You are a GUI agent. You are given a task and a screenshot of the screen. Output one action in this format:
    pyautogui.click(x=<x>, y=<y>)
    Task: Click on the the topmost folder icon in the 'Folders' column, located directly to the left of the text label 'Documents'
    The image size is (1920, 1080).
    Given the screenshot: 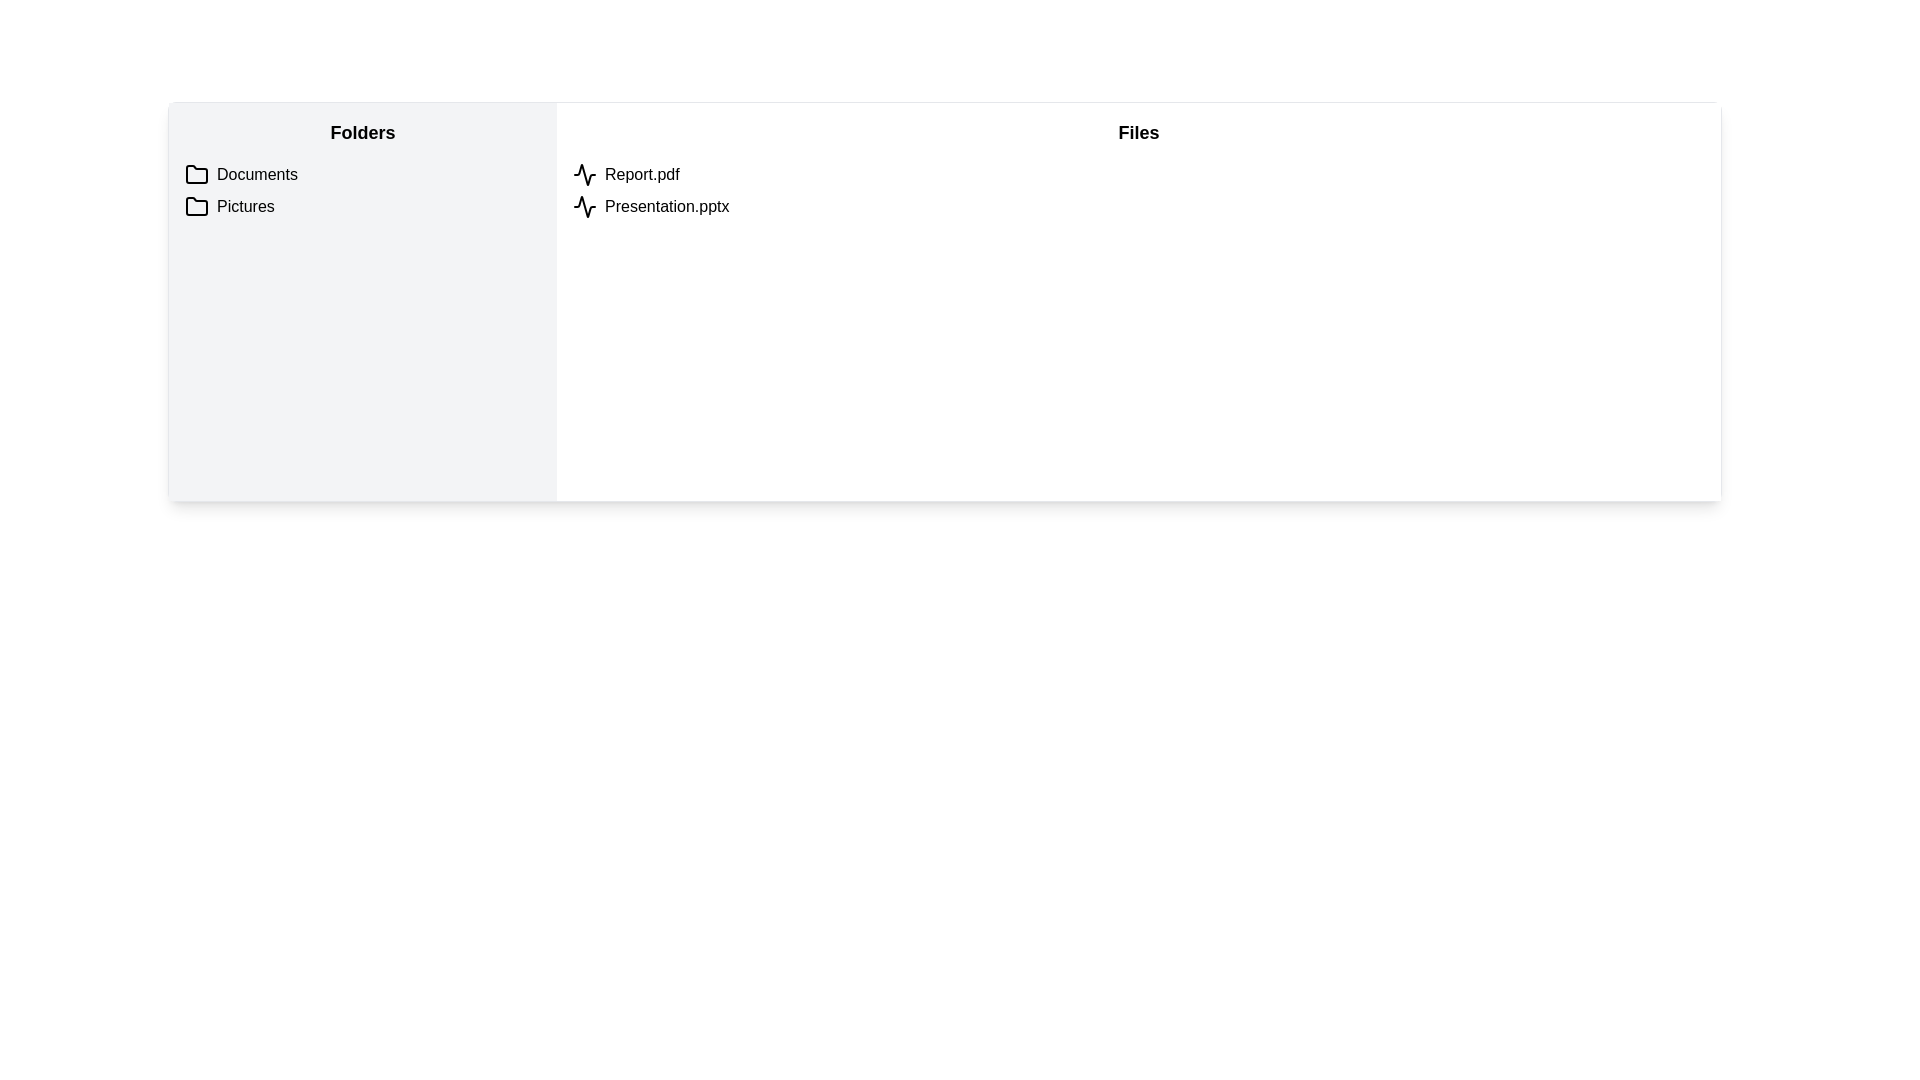 What is the action you would take?
    pyautogui.click(x=196, y=173)
    